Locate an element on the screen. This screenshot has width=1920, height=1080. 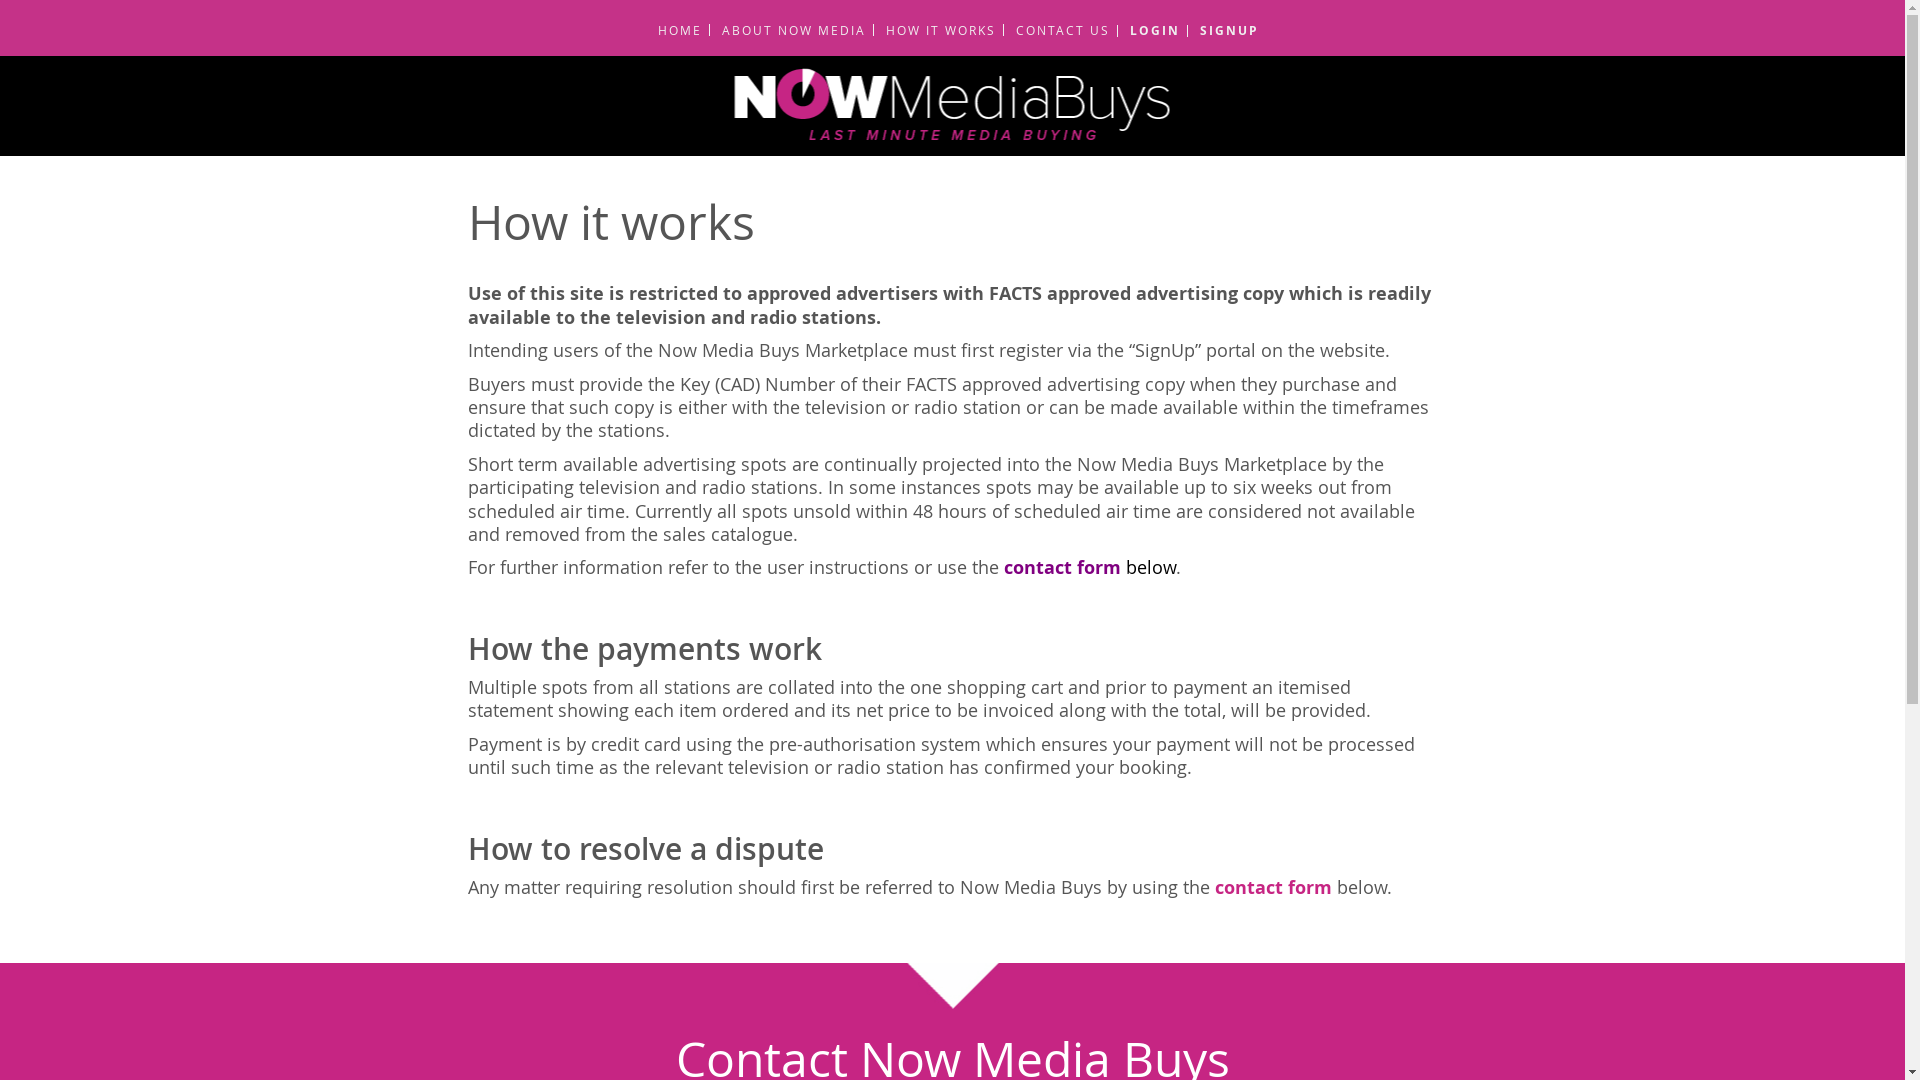
'ABOUT NOW MEDIA' is located at coordinates (786, 30).